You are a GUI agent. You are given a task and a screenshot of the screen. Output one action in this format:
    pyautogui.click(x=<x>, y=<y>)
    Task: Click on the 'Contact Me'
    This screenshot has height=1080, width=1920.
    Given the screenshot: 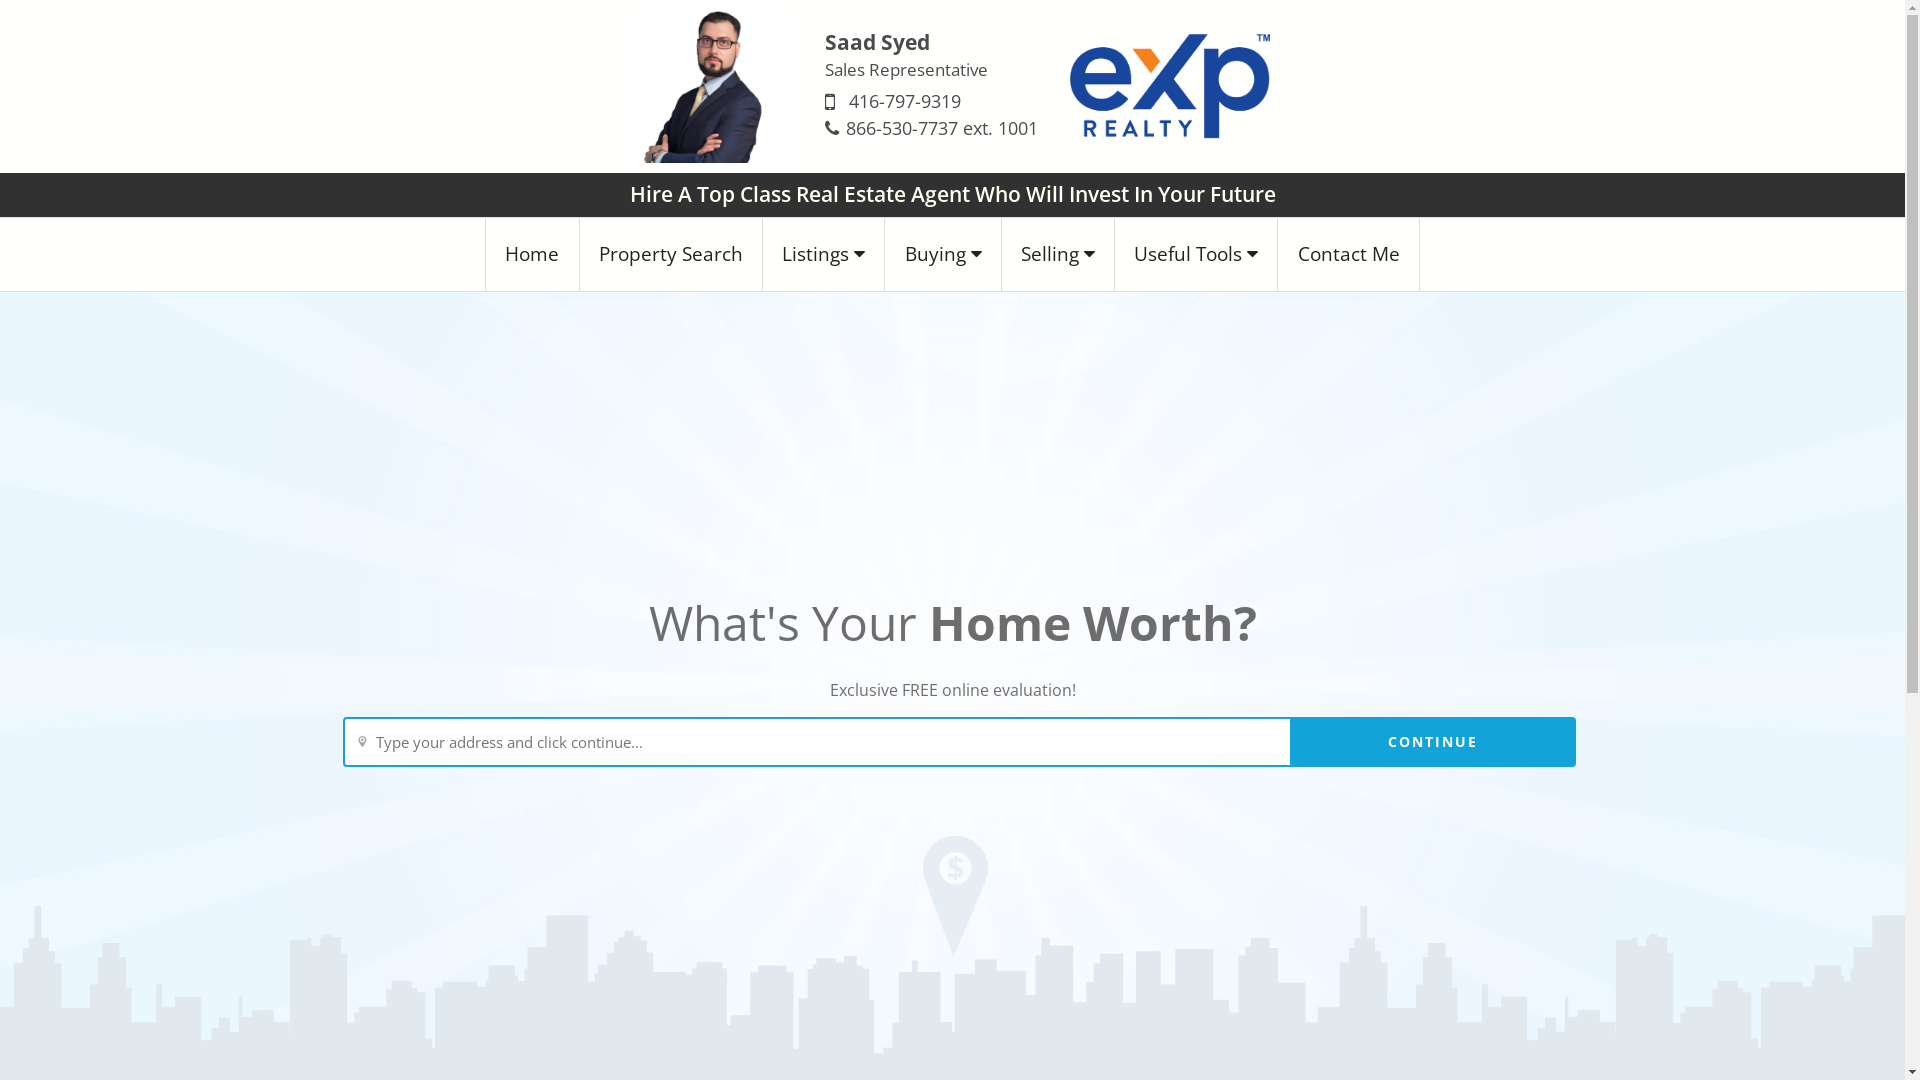 What is the action you would take?
    pyautogui.click(x=1348, y=253)
    